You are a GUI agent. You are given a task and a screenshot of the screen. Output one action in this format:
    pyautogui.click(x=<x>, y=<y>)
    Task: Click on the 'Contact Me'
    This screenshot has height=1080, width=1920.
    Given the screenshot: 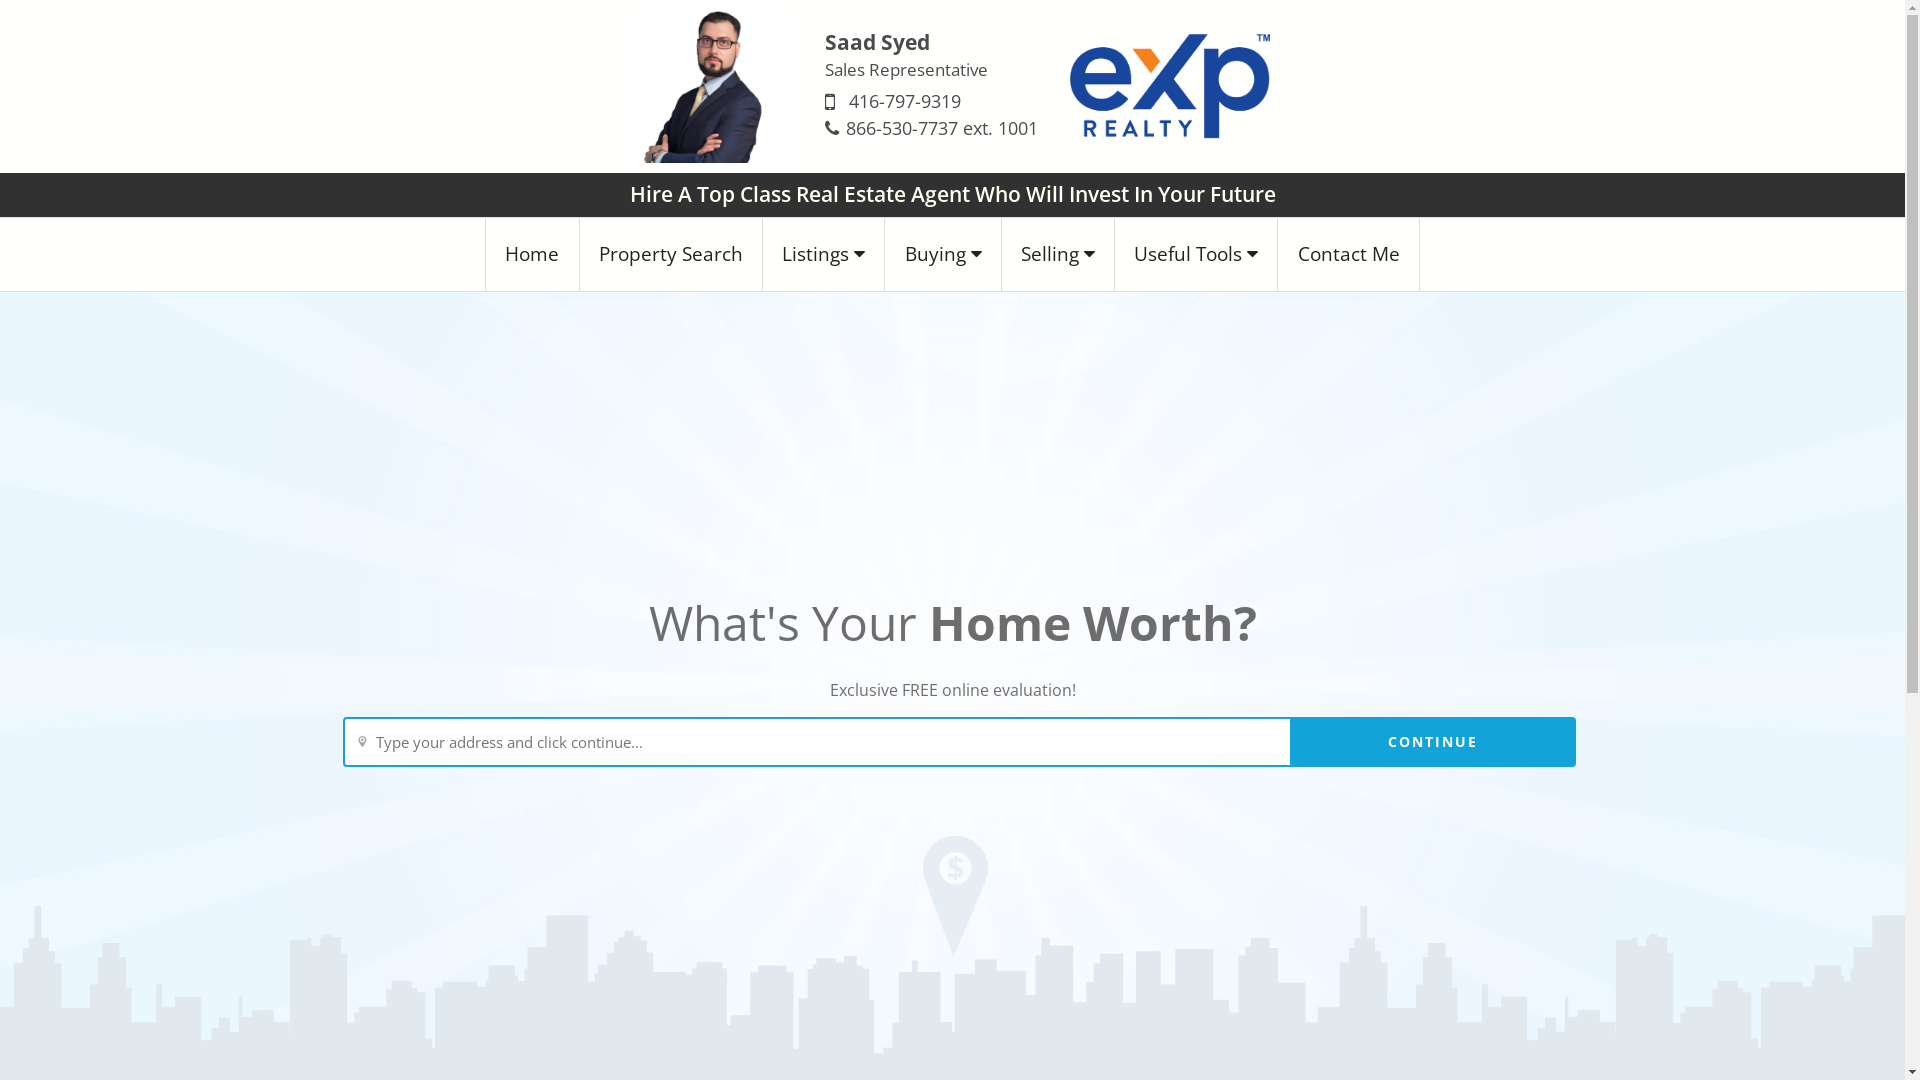 What is the action you would take?
    pyautogui.click(x=1348, y=253)
    